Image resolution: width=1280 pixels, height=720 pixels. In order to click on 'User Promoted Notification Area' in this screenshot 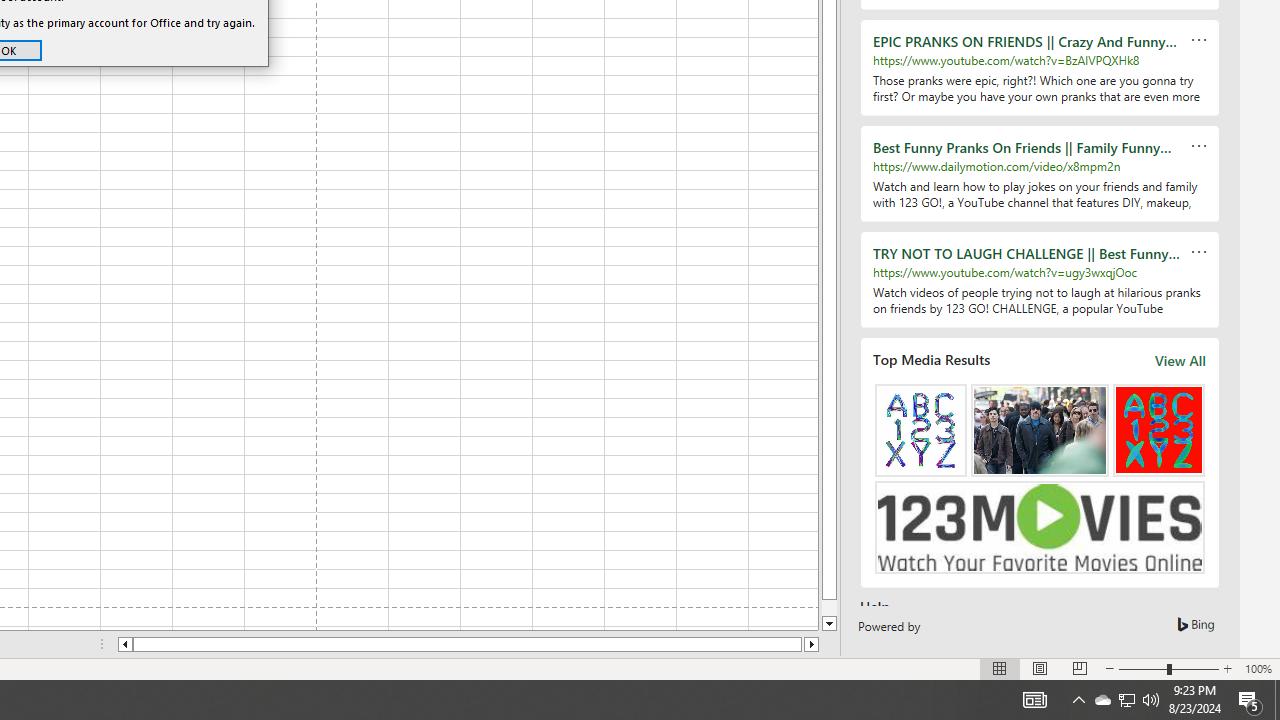, I will do `click(1101, 698)`.